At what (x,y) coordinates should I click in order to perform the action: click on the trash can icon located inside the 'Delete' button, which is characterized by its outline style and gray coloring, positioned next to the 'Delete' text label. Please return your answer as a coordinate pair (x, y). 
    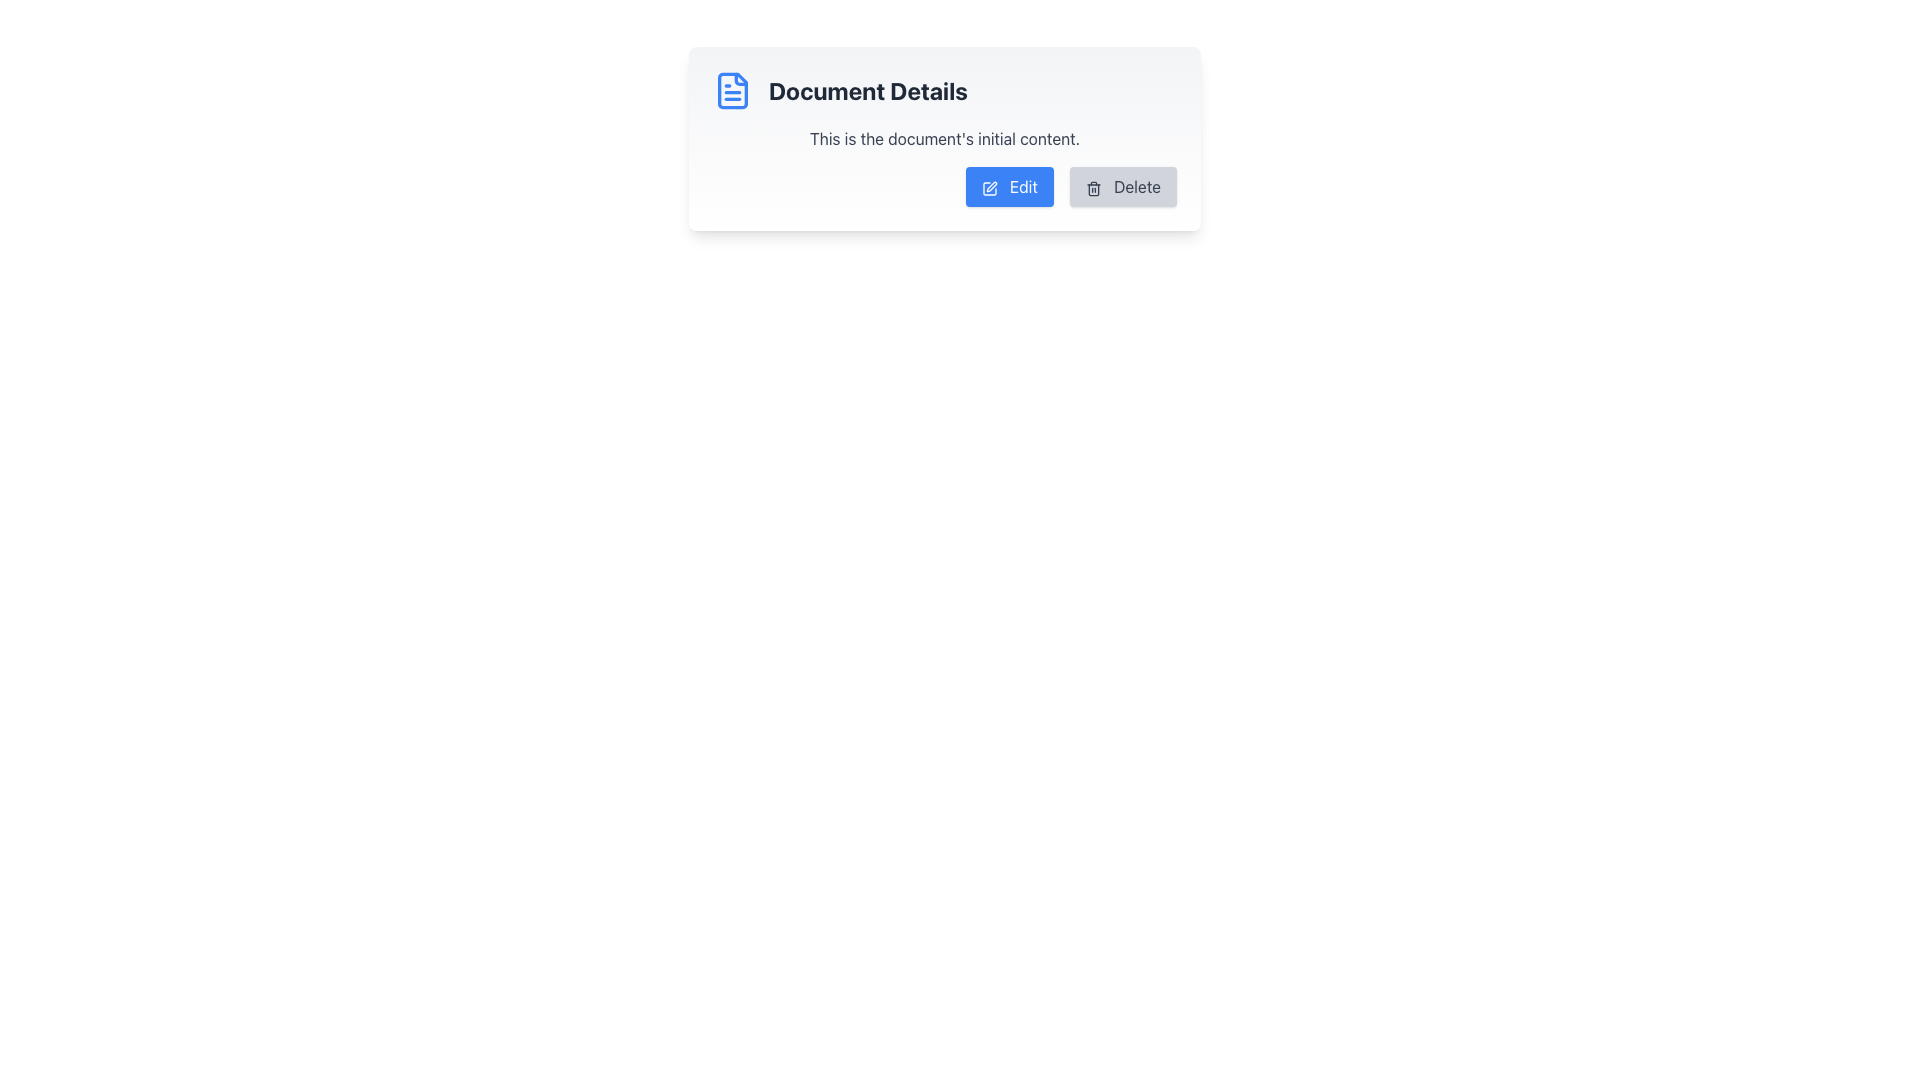
    Looking at the image, I should click on (1092, 188).